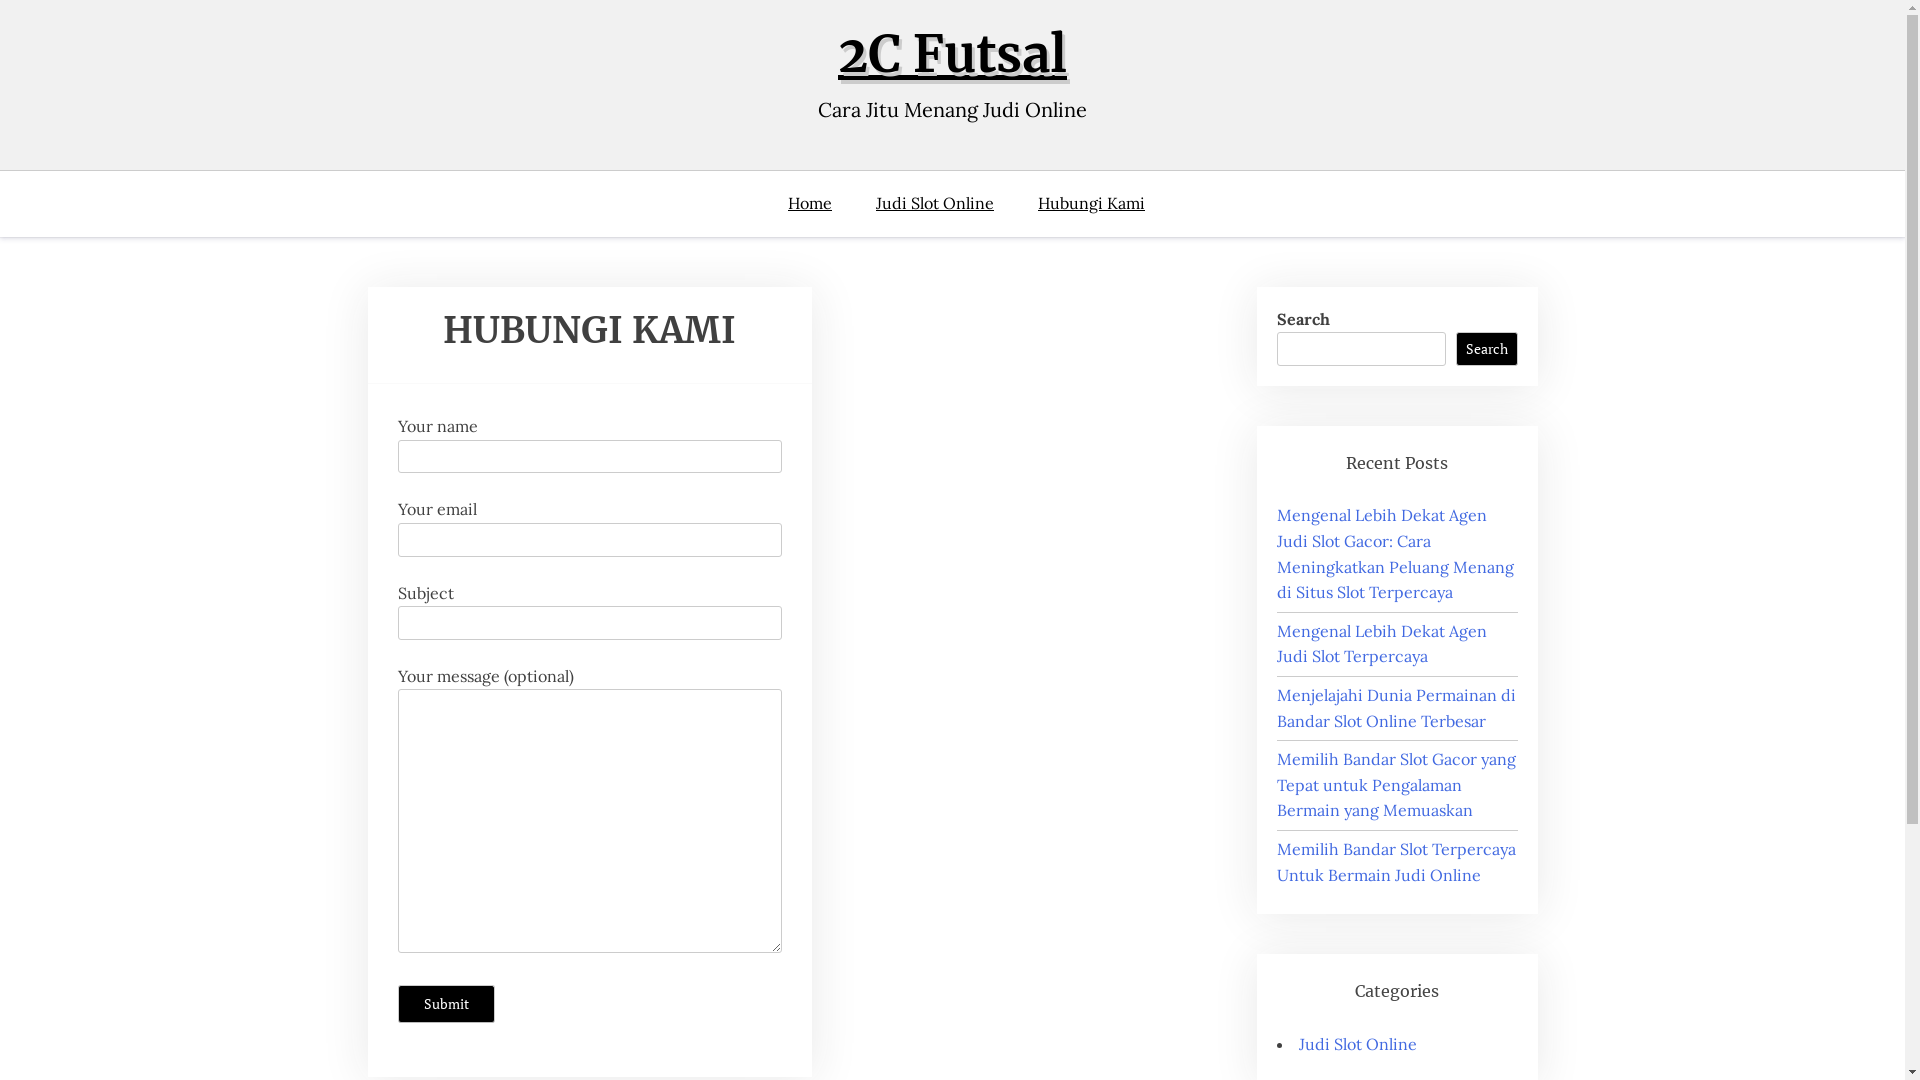 Image resolution: width=1920 pixels, height=1080 pixels. I want to click on 'Mengenal Lebih Dekat Agen Judi Slot Terpercaya', so click(1275, 644).